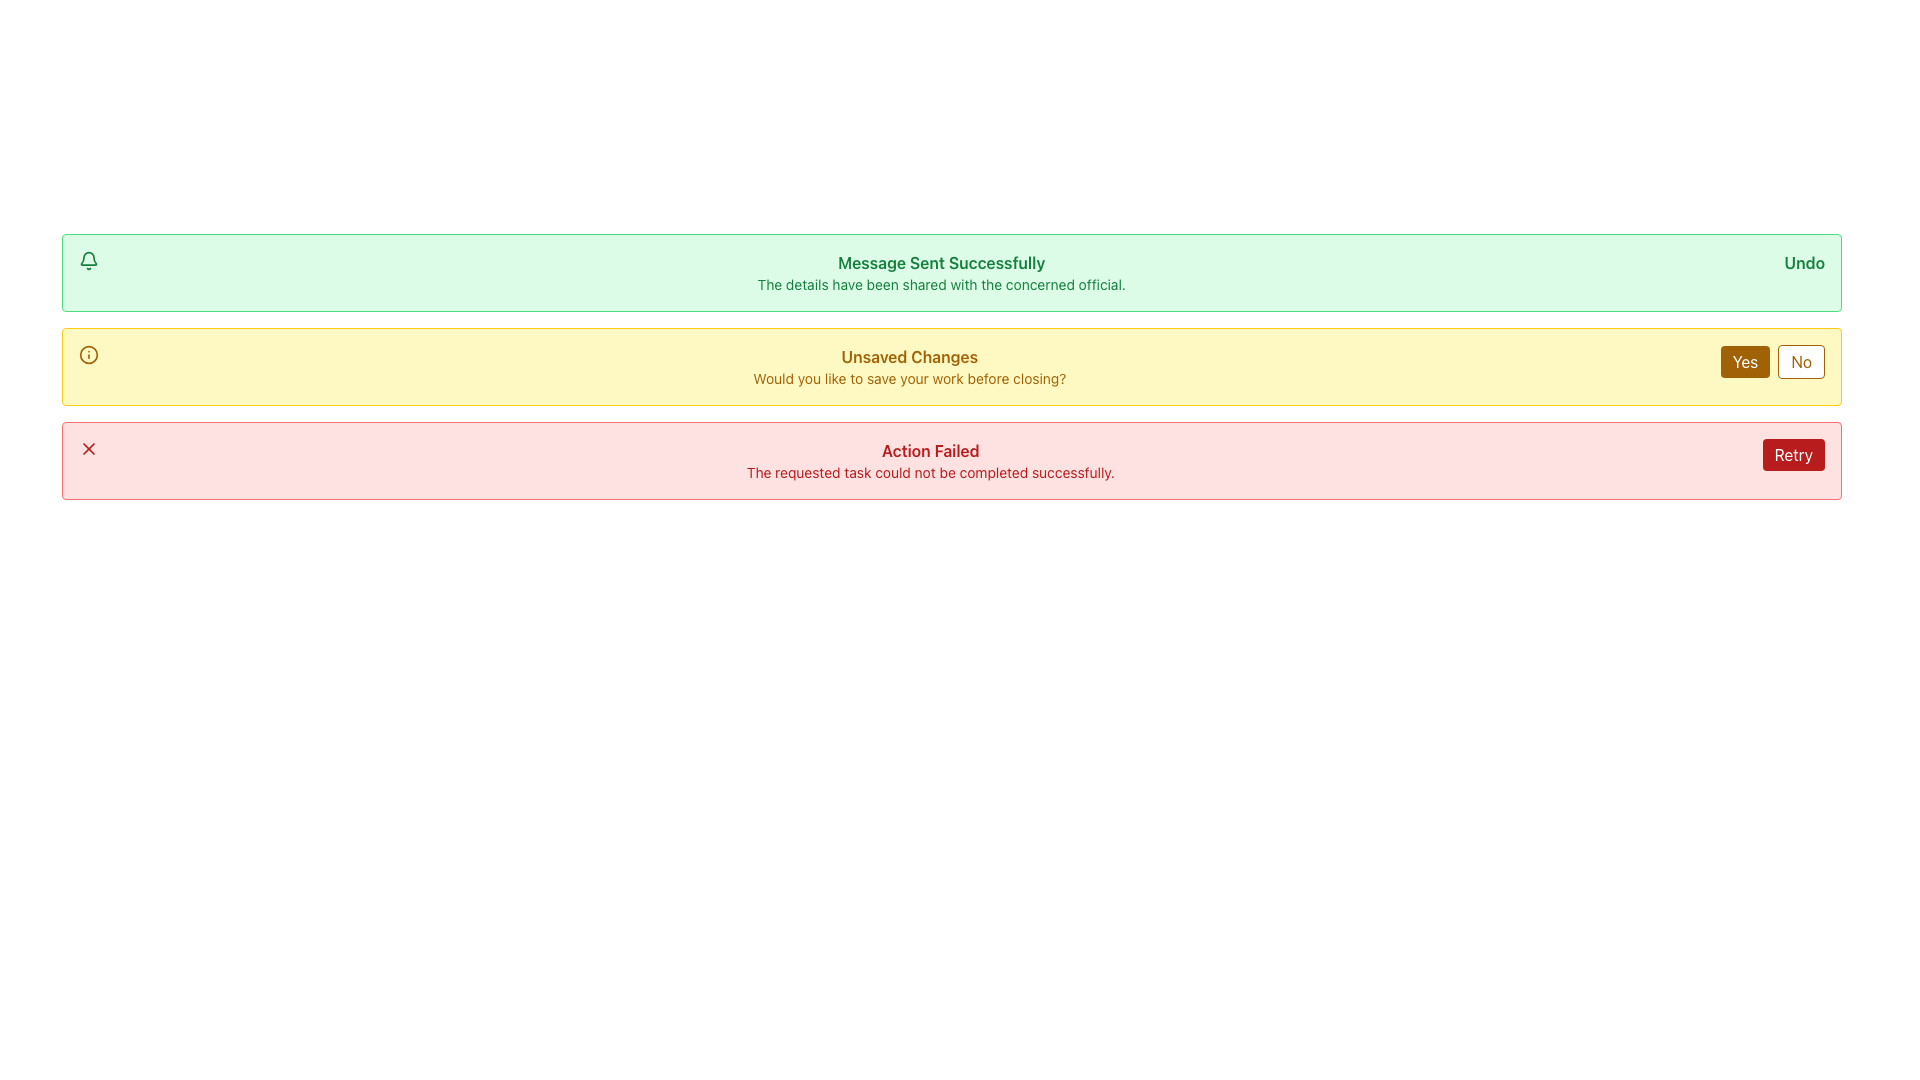 The width and height of the screenshot is (1920, 1080). Describe the element at coordinates (908, 366) in the screenshot. I see `the warning notification text in the yellow panel that prompts the user about unsaved changes, located above the 'Yes' and 'No' buttons` at that location.